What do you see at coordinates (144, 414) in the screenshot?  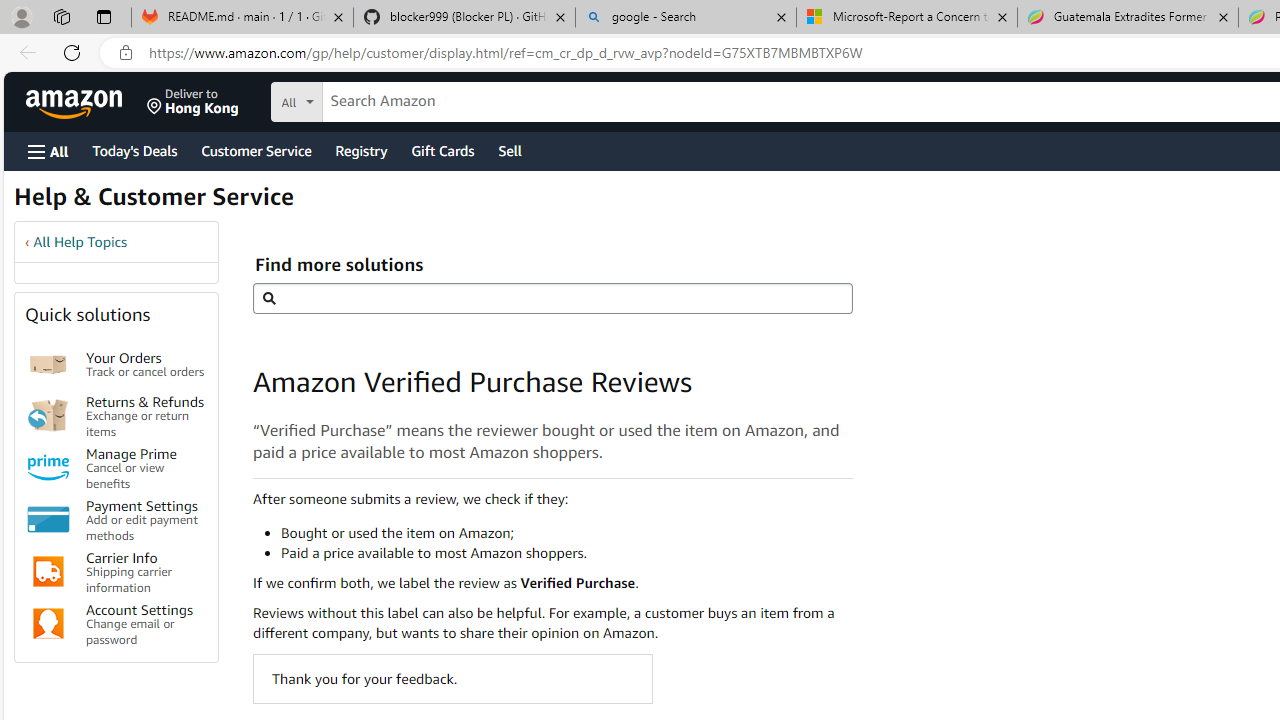 I see `'Returns & Refunds Exchange or return items'` at bounding box center [144, 414].